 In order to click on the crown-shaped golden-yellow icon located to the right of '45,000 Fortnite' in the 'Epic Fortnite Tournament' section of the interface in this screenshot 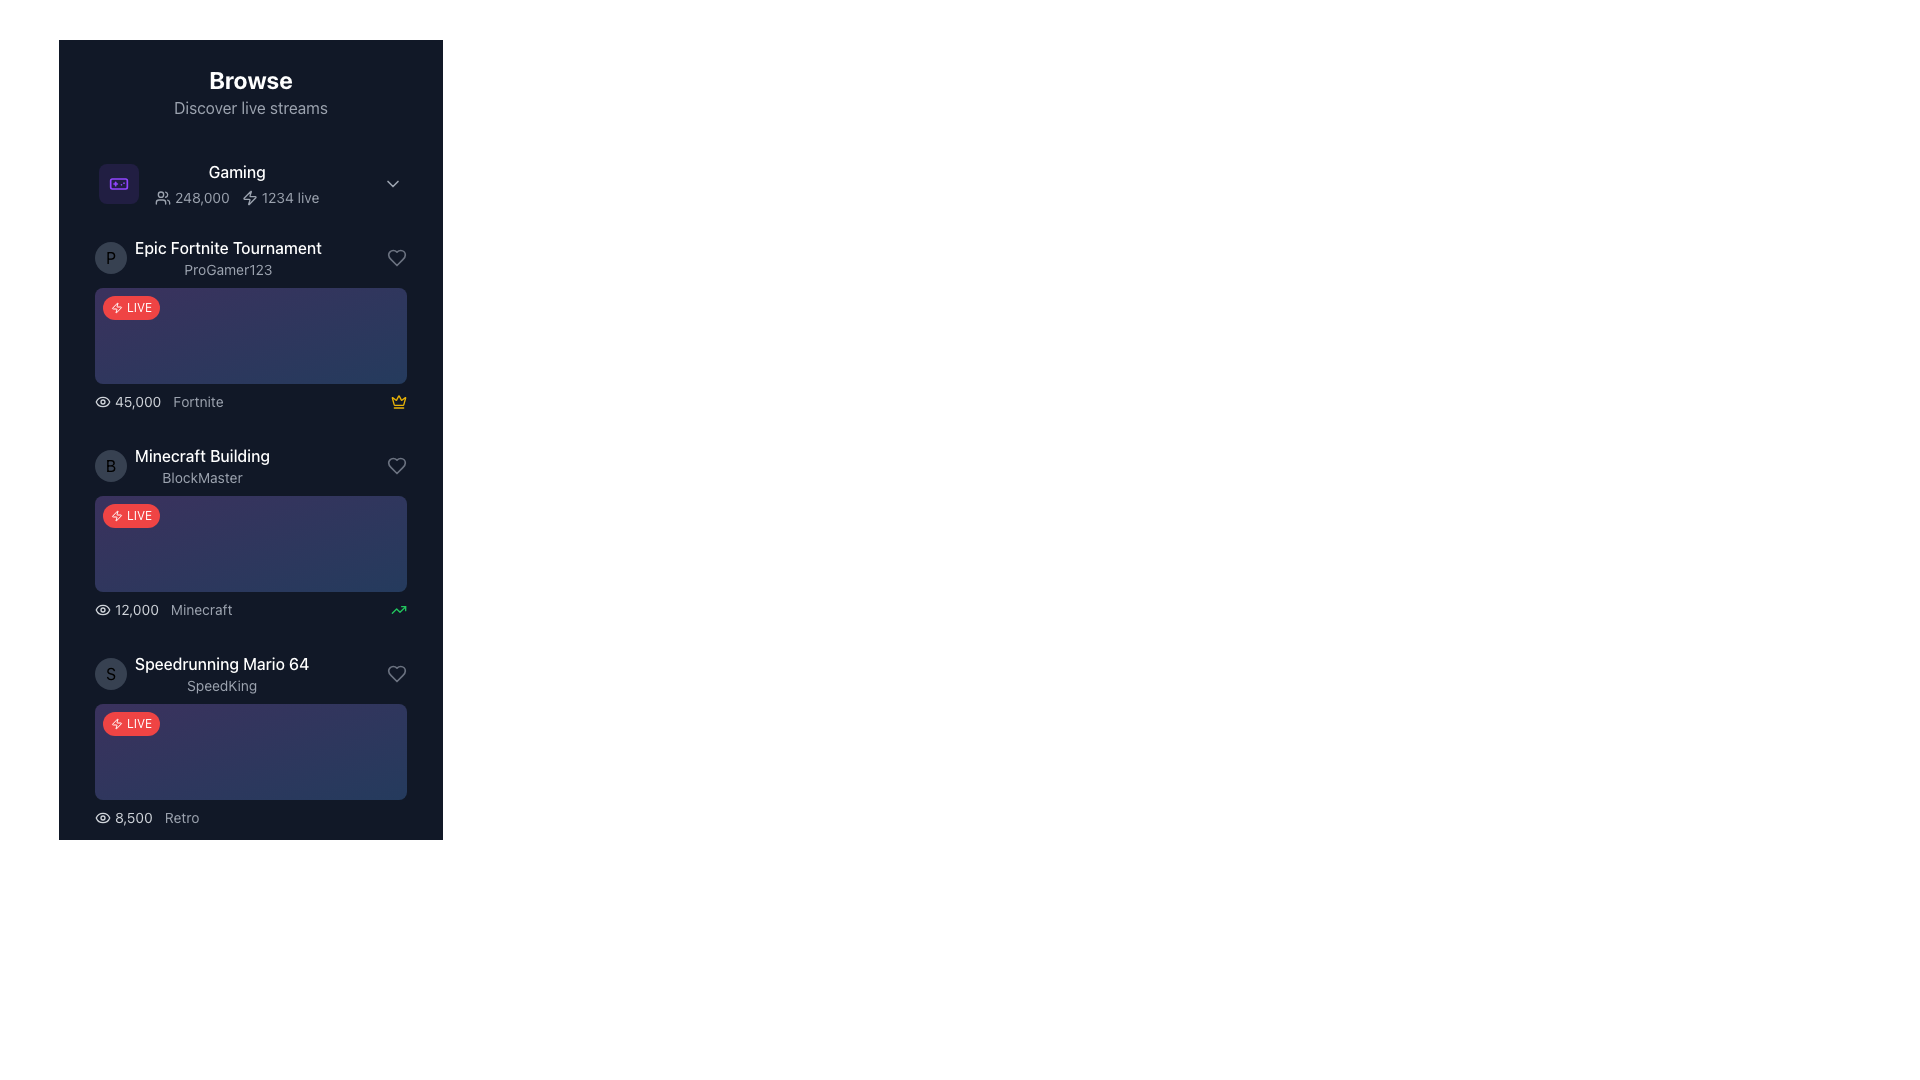, I will do `click(398, 401)`.